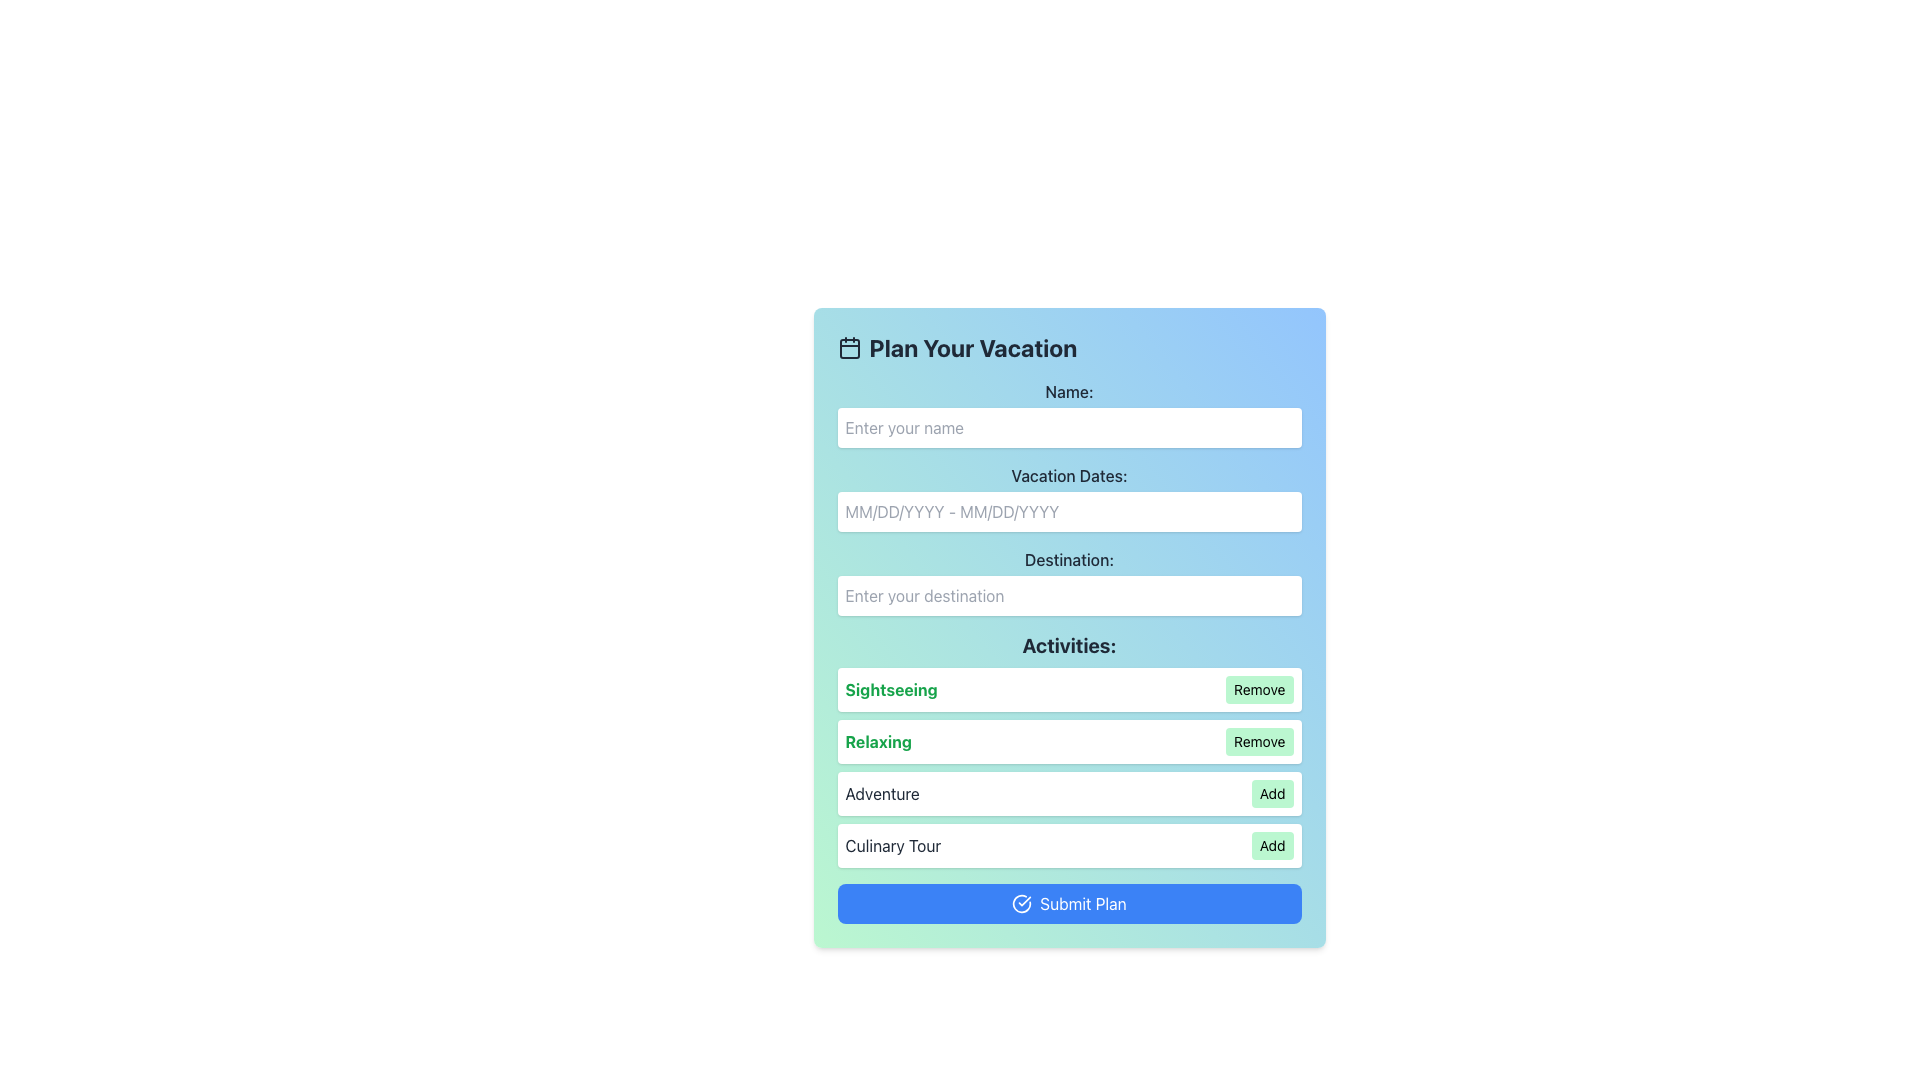  What do you see at coordinates (1258, 741) in the screenshot?
I see `the button` at bounding box center [1258, 741].